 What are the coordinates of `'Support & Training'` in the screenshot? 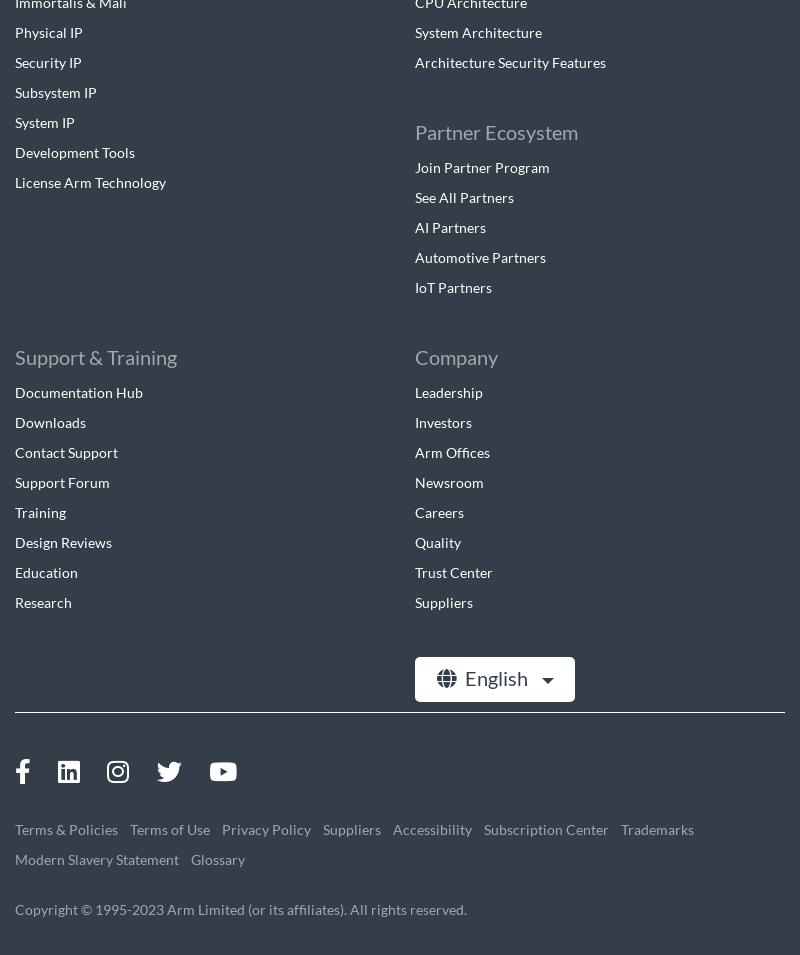 It's located at (96, 355).